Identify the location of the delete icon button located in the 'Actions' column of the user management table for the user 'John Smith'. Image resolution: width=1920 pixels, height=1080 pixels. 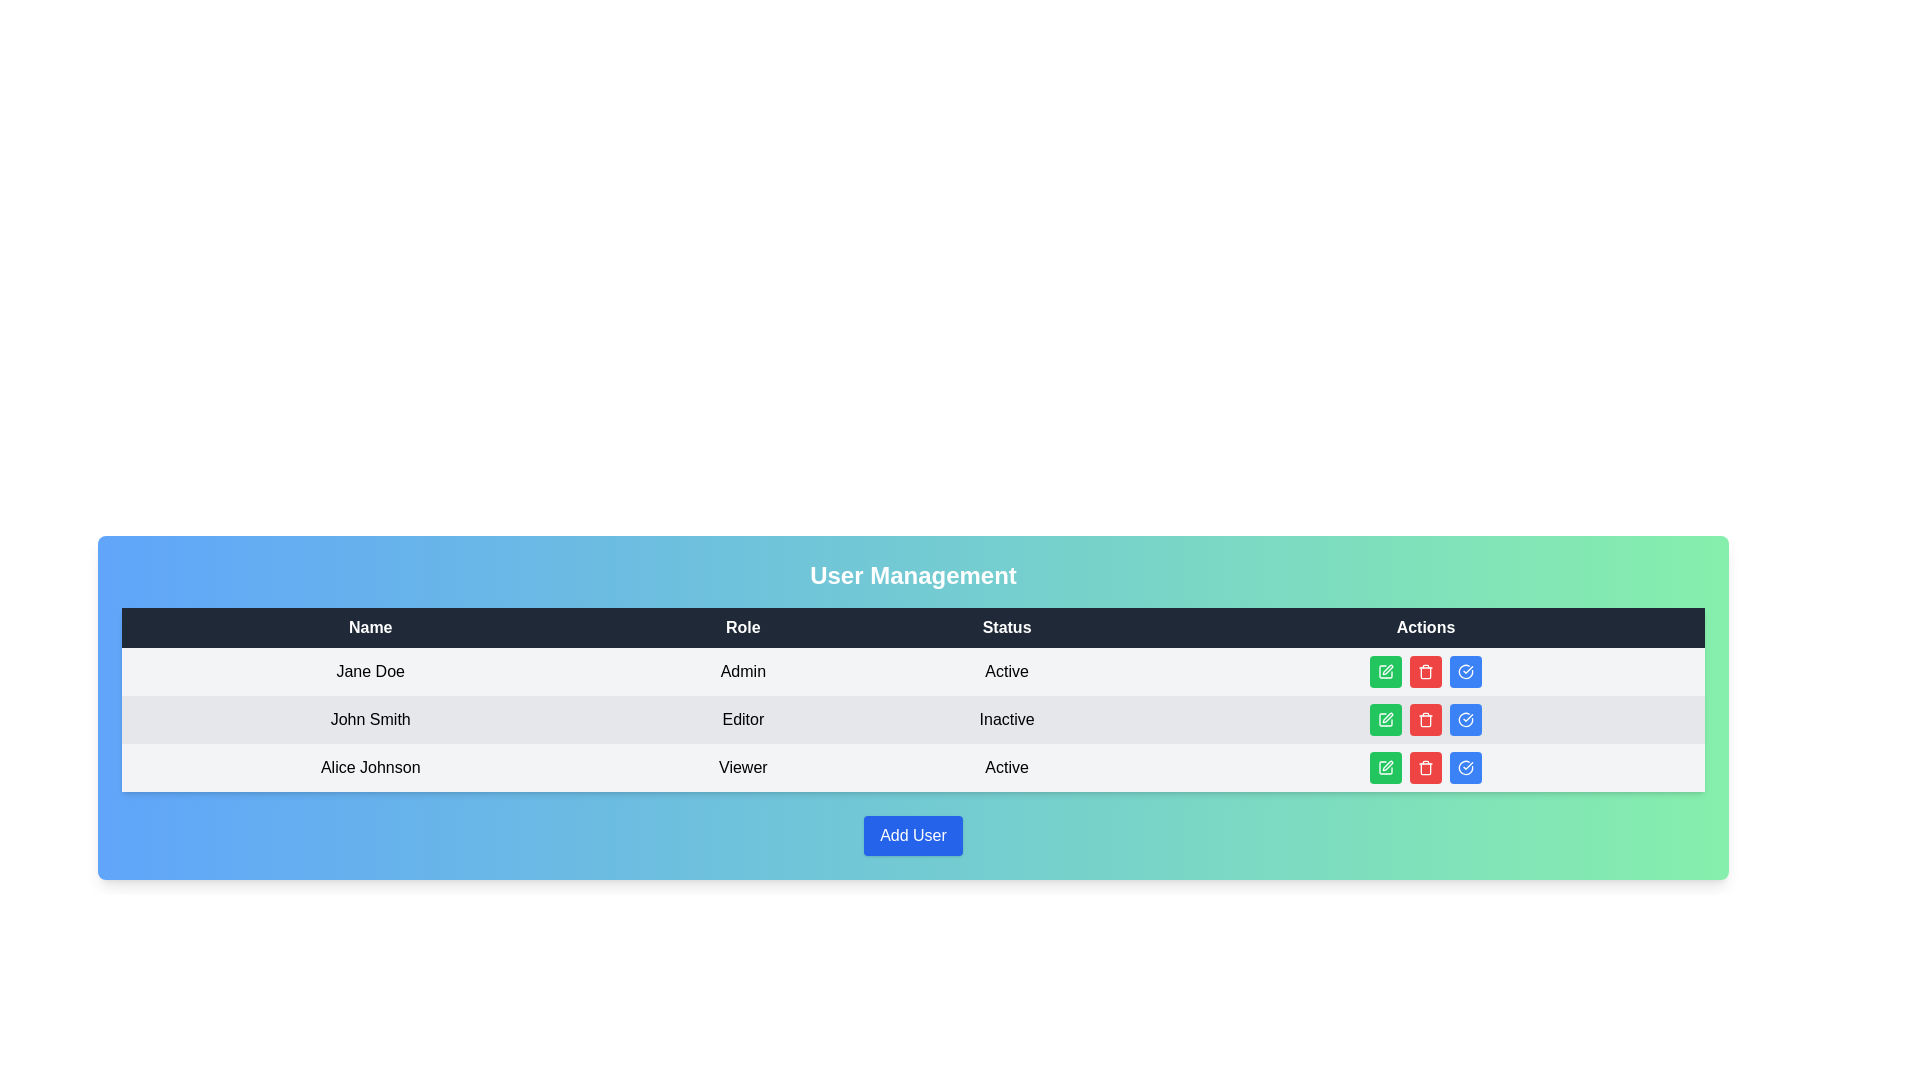
(1424, 766).